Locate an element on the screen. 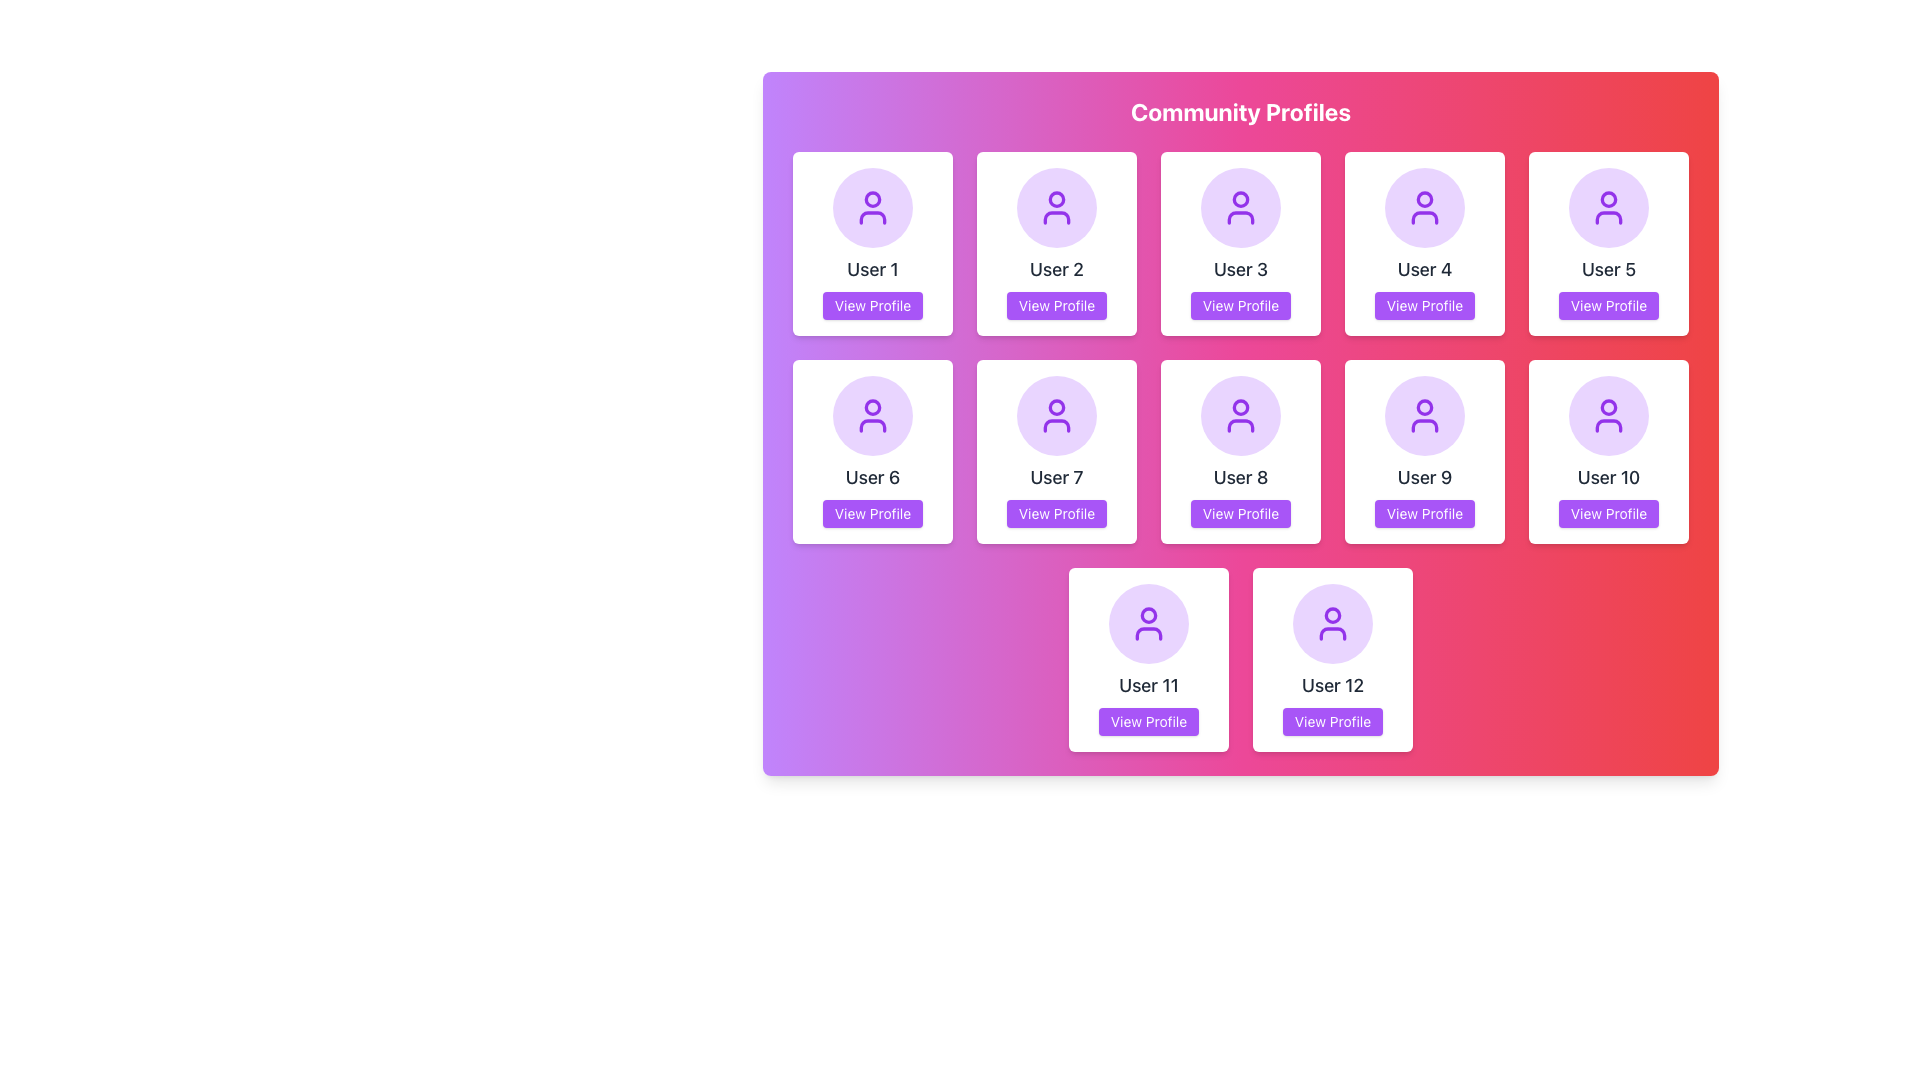  the 'View Profile' button with a purple background and white text located in the user card for 'User 5' to observe any visual effects is located at coordinates (1608, 305).